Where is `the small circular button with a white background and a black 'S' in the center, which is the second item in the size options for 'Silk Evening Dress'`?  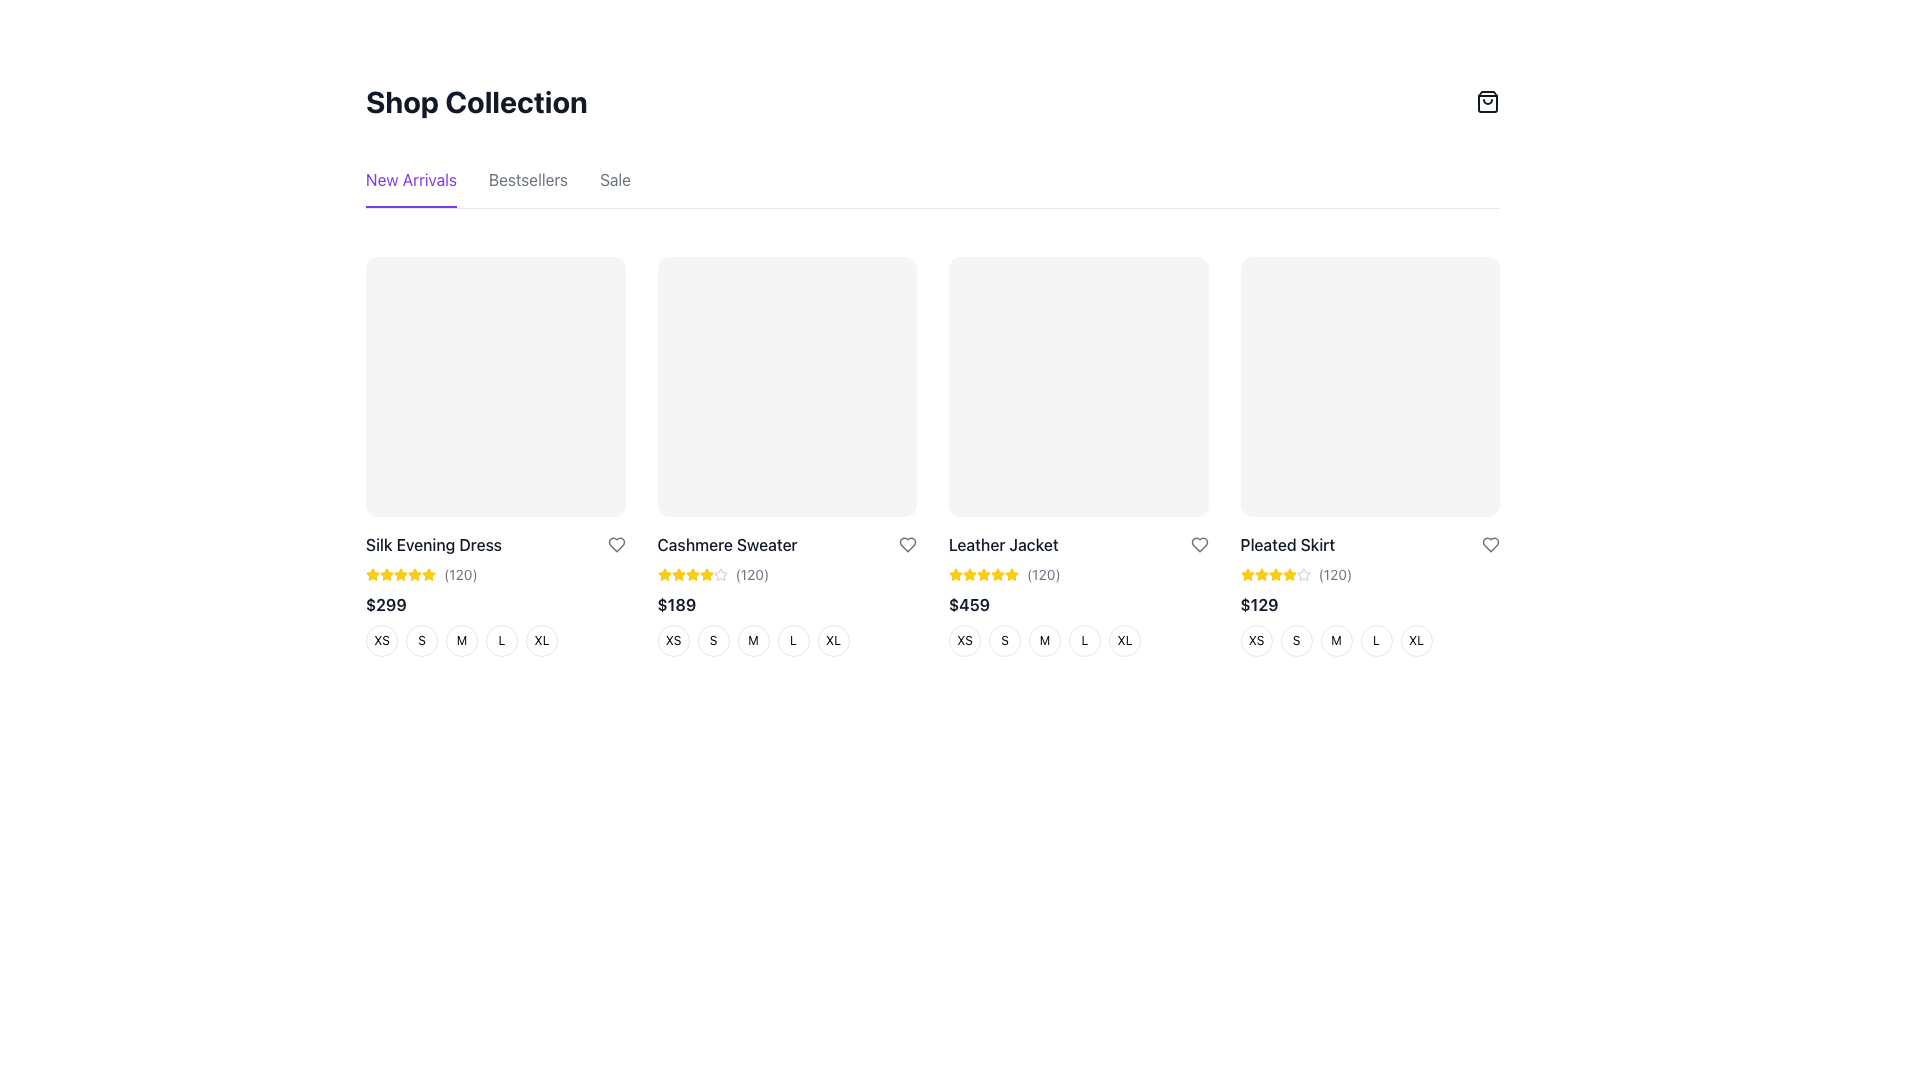 the small circular button with a white background and a black 'S' in the center, which is the second item in the size options for 'Silk Evening Dress' is located at coordinates (421, 640).